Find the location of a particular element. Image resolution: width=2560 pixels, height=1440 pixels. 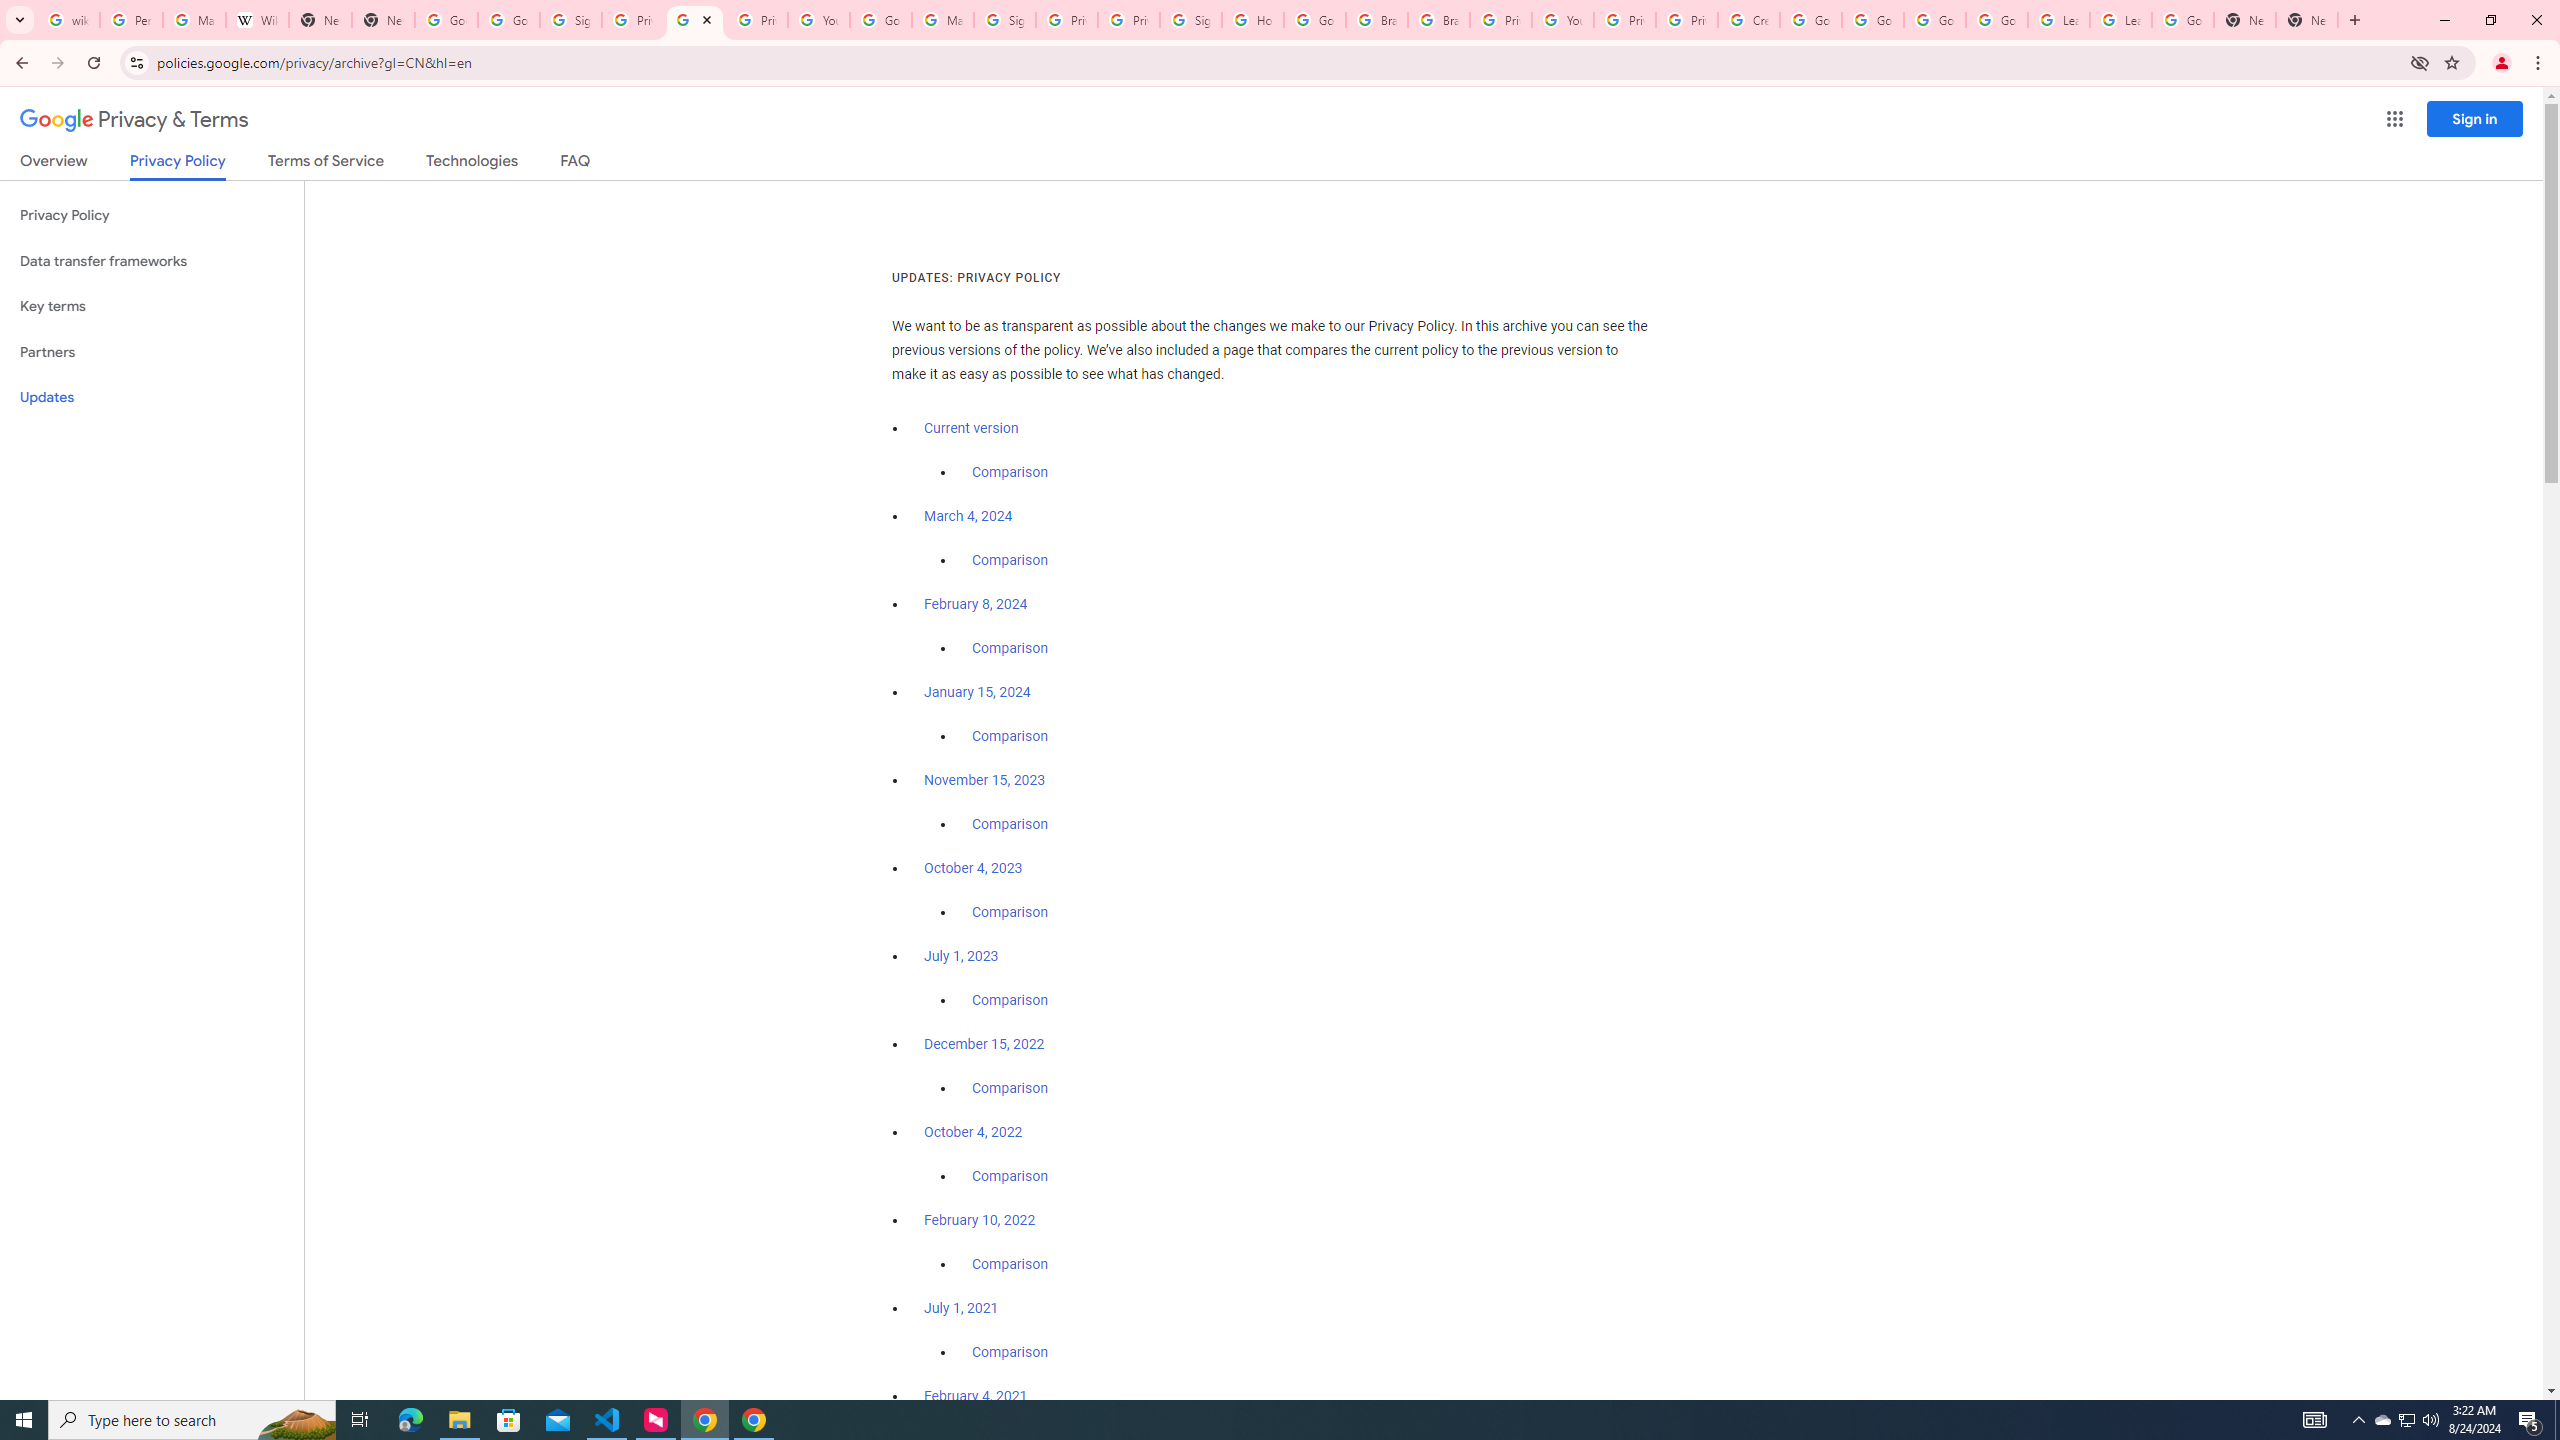

'Brand Resource Center' is located at coordinates (1438, 19).